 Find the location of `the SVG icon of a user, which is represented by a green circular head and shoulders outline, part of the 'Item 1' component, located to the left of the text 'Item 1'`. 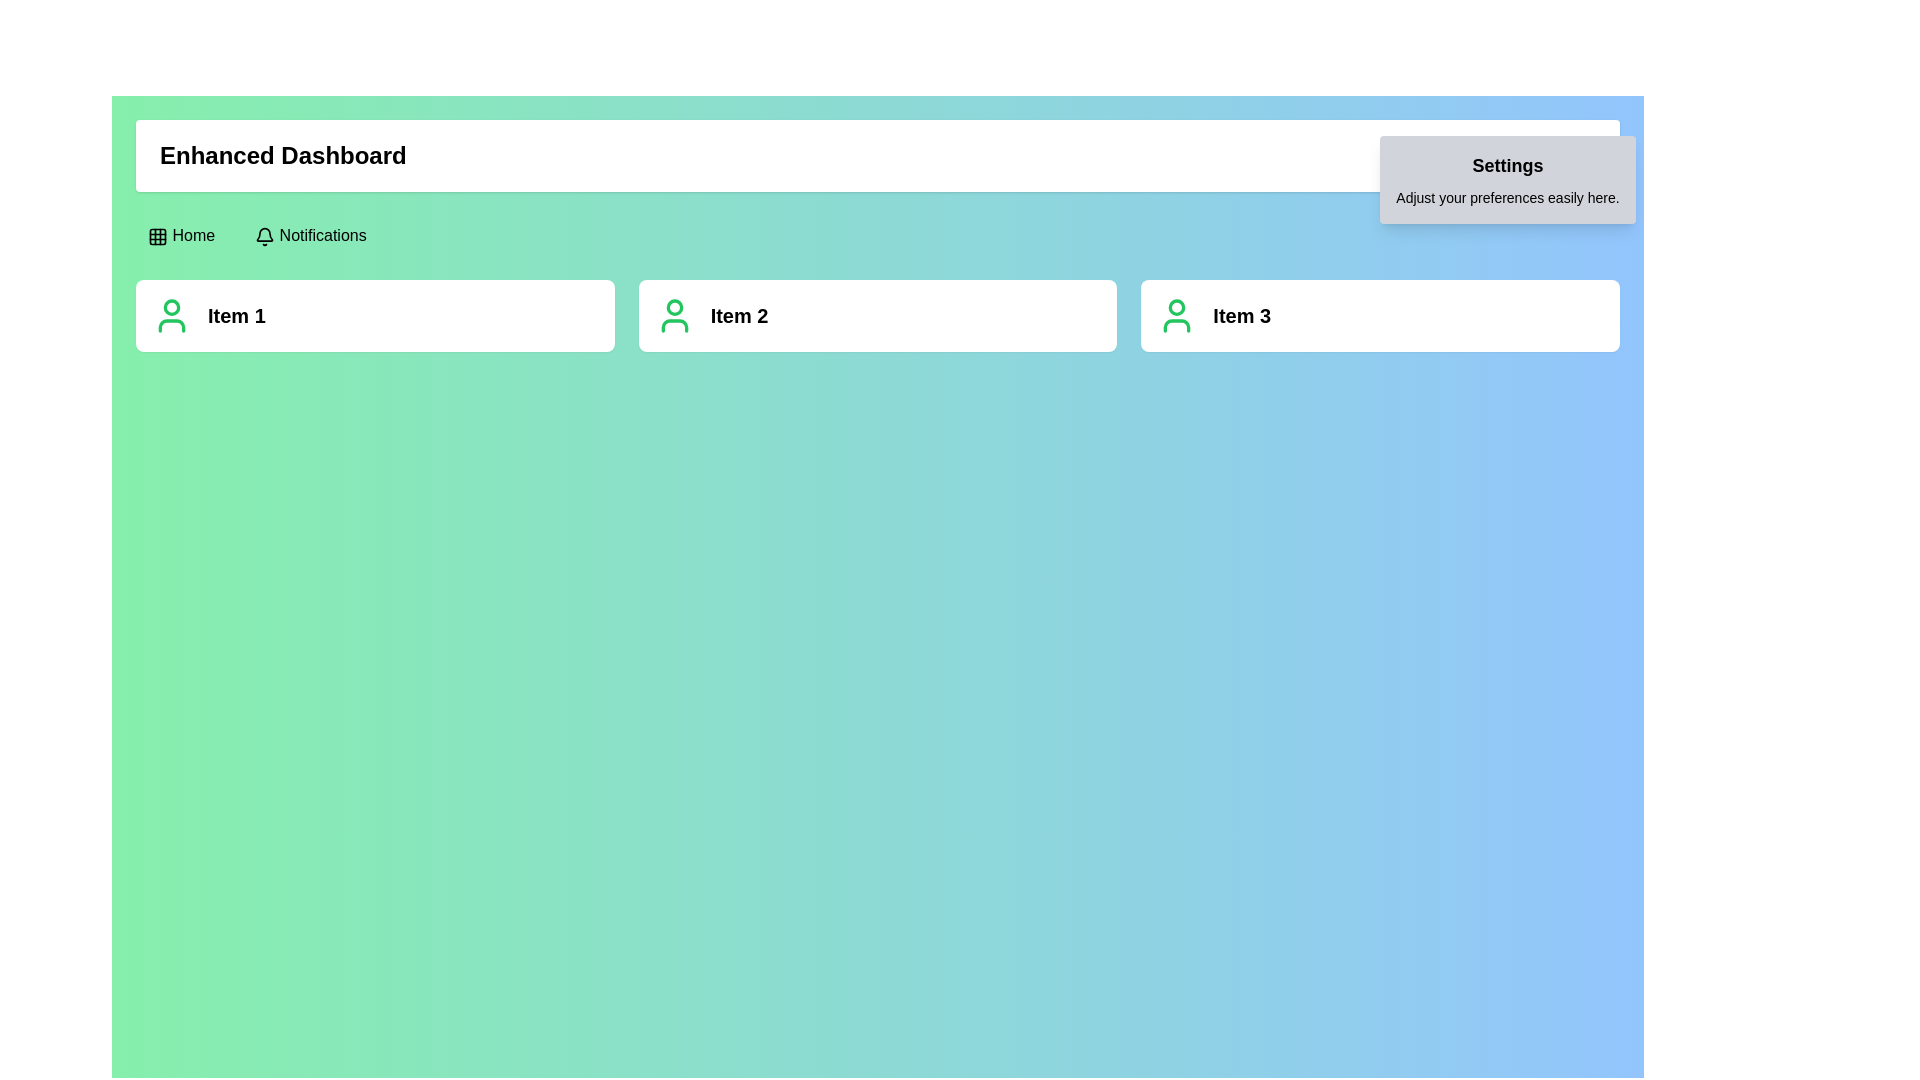

the SVG icon of a user, which is represented by a green circular head and shoulders outline, part of the 'Item 1' component, located to the left of the text 'Item 1' is located at coordinates (172, 315).